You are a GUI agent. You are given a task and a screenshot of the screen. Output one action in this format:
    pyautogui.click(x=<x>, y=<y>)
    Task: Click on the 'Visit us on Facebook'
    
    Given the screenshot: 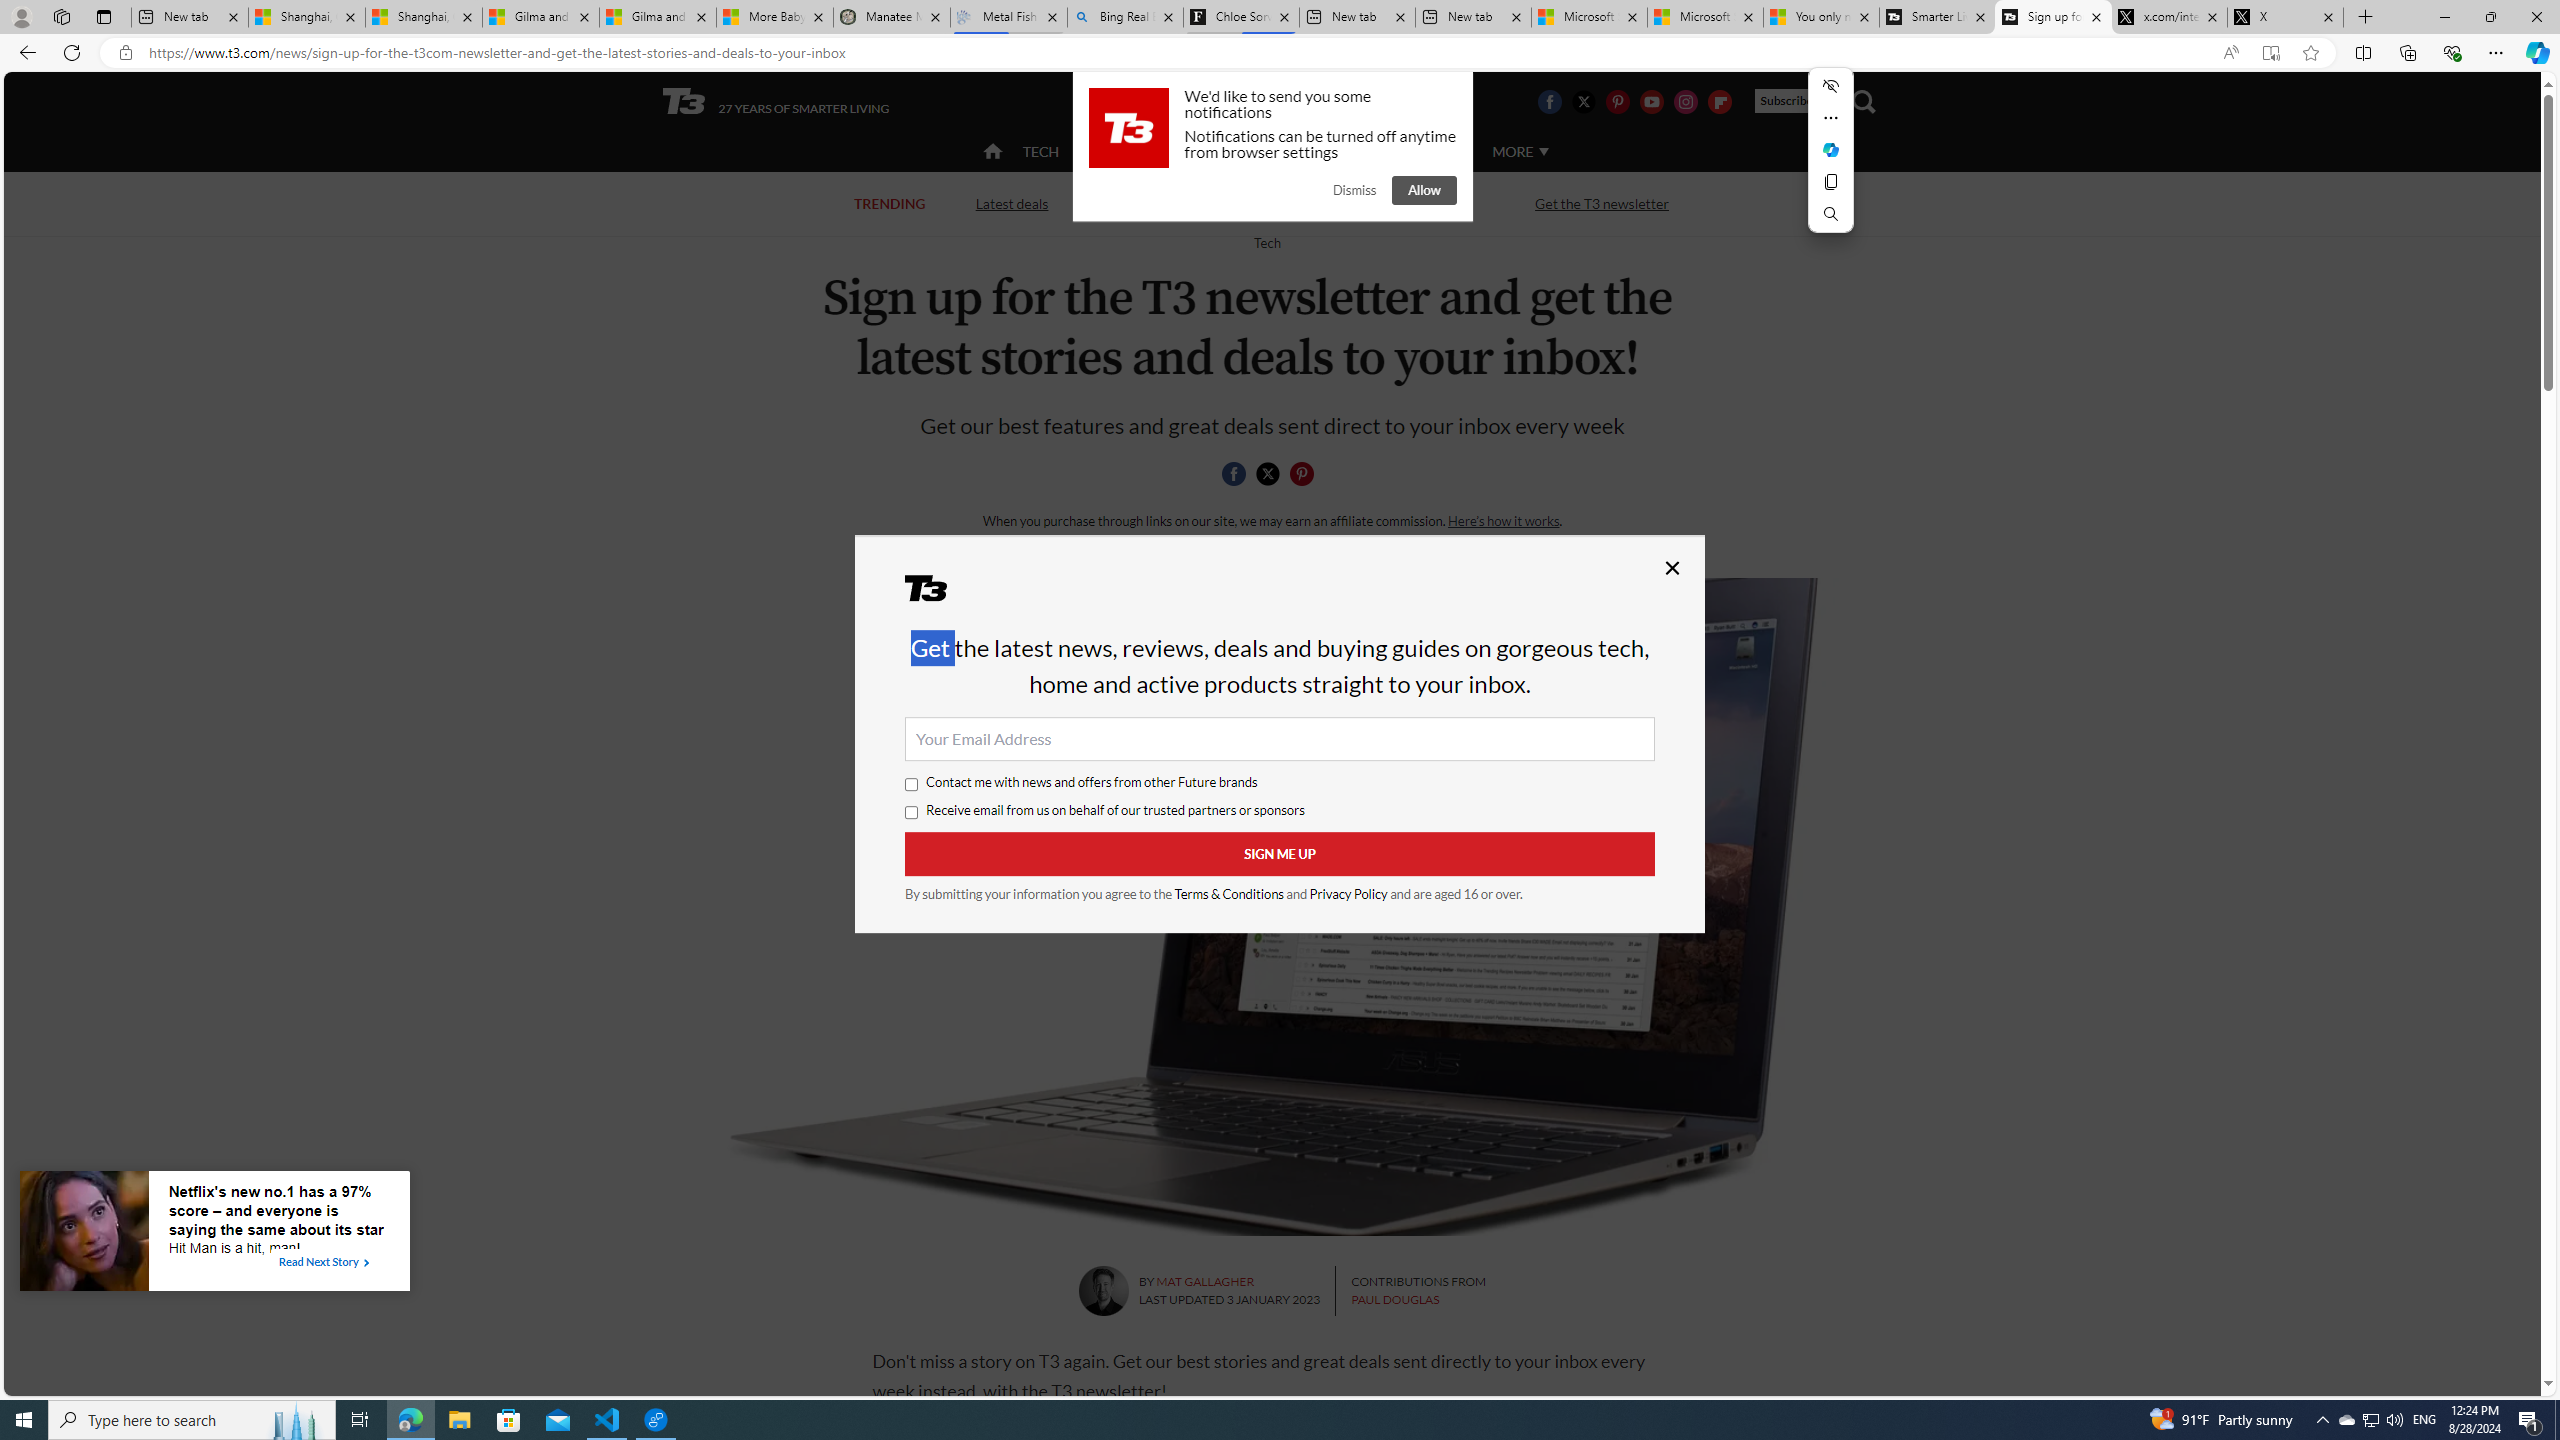 What is the action you would take?
    pyautogui.click(x=1548, y=100)
    